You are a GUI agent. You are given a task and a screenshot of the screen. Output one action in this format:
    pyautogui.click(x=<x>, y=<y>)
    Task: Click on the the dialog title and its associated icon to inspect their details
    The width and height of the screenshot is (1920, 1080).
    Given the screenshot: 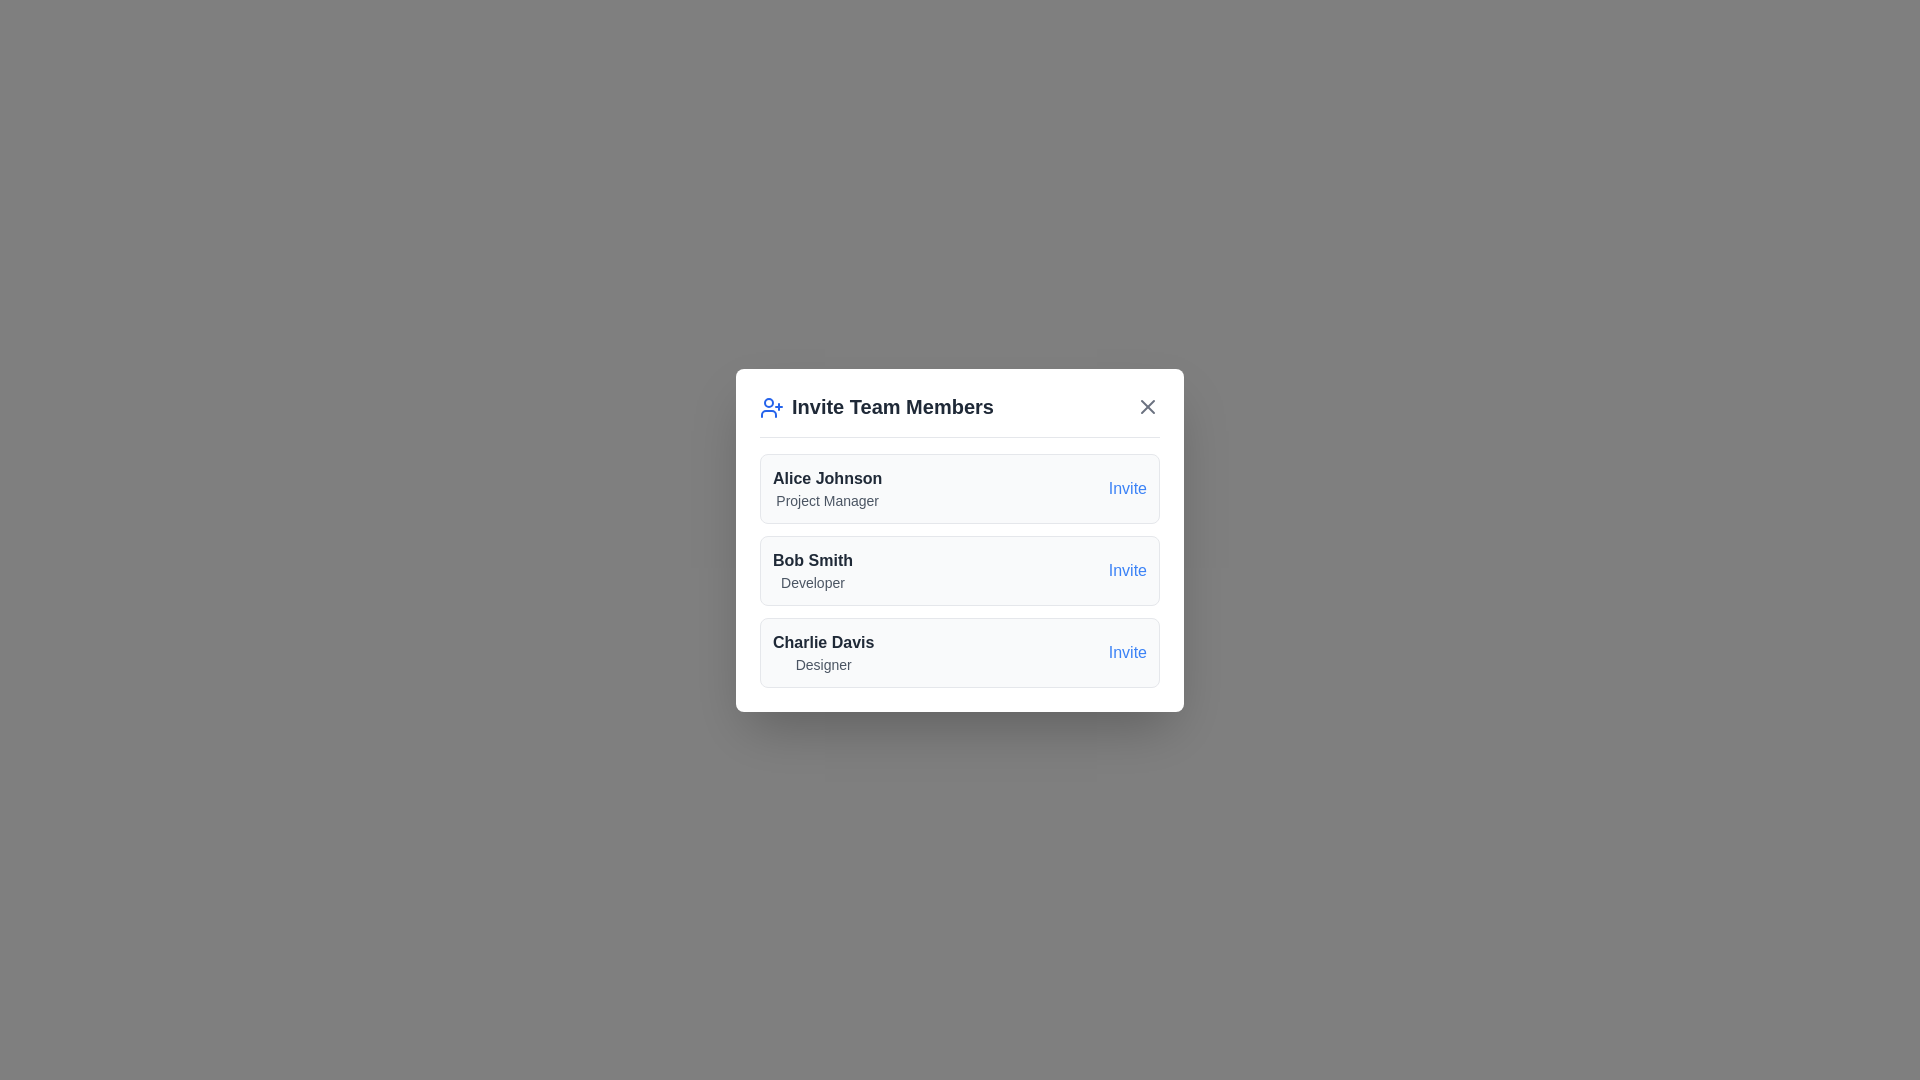 What is the action you would take?
    pyautogui.click(x=877, y=405)
    